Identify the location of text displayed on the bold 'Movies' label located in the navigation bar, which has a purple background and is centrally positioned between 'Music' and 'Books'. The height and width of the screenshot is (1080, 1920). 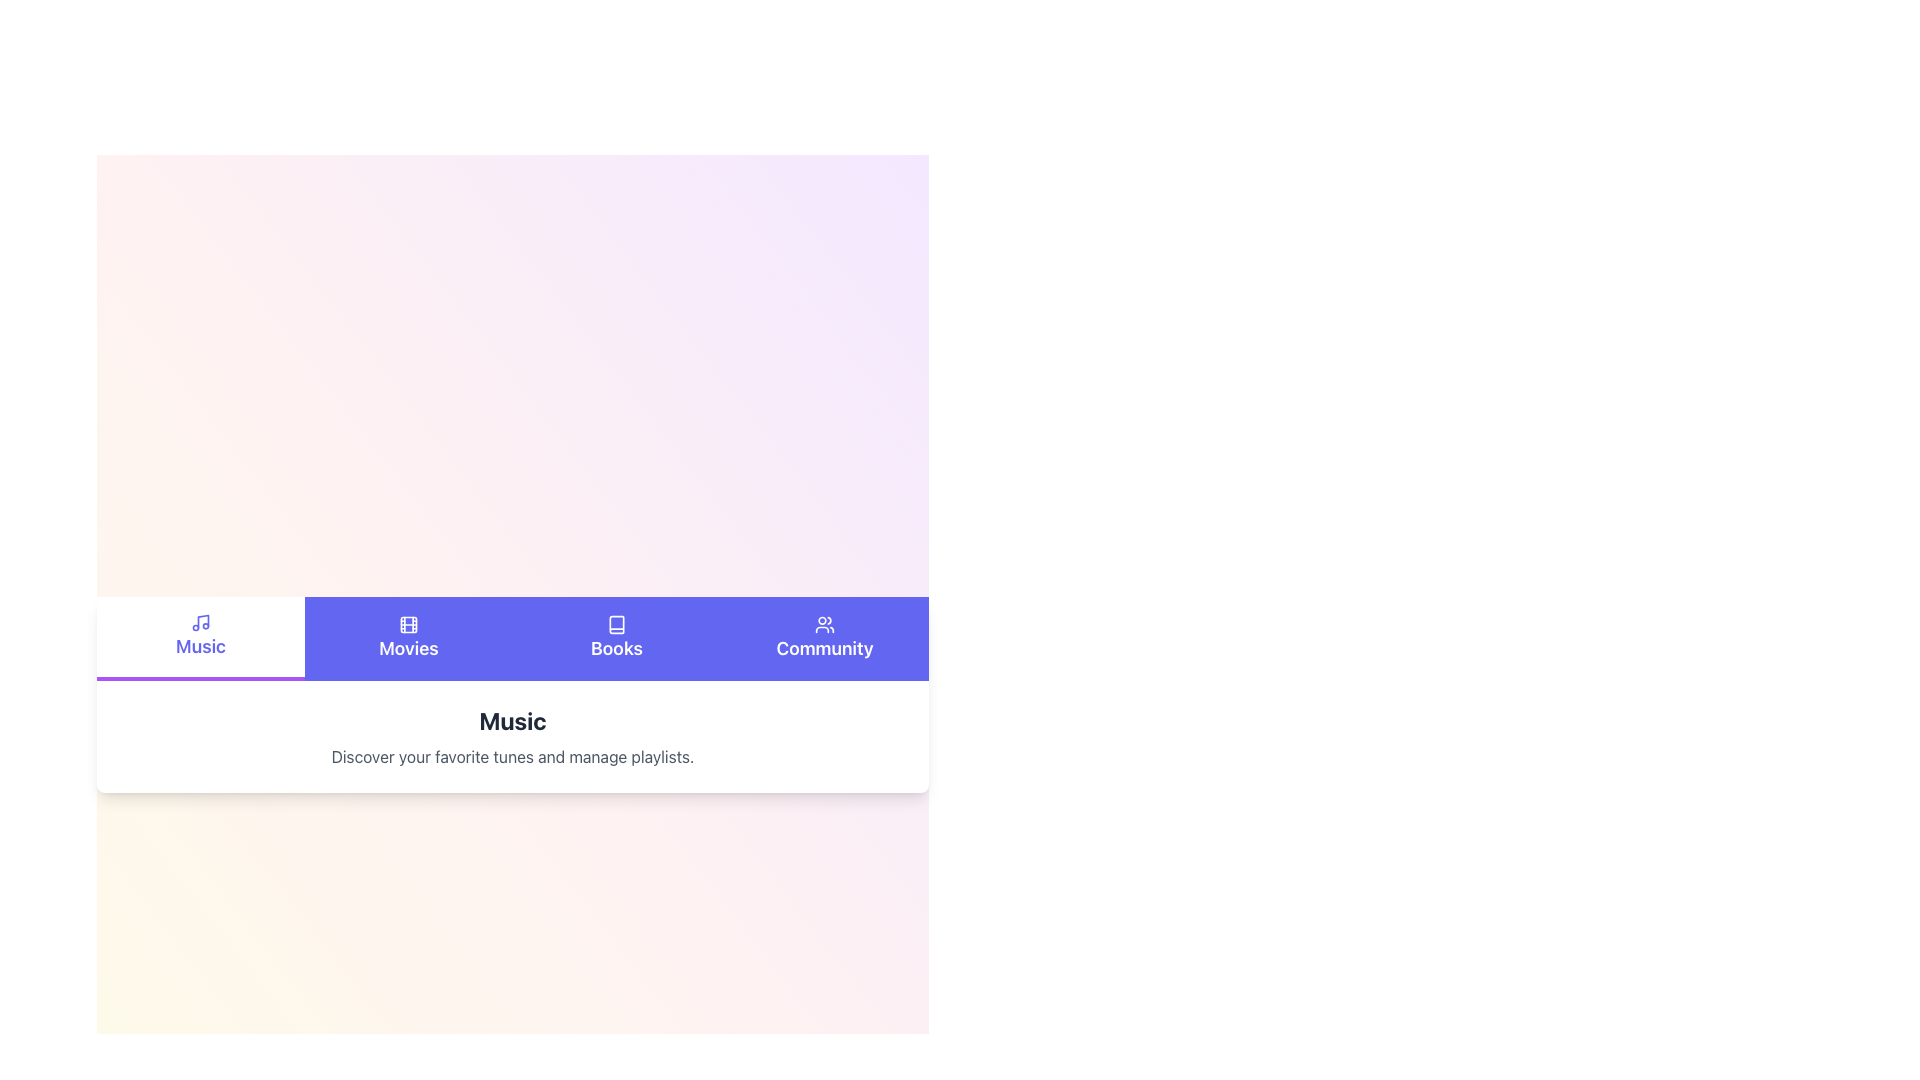
(407, 648).